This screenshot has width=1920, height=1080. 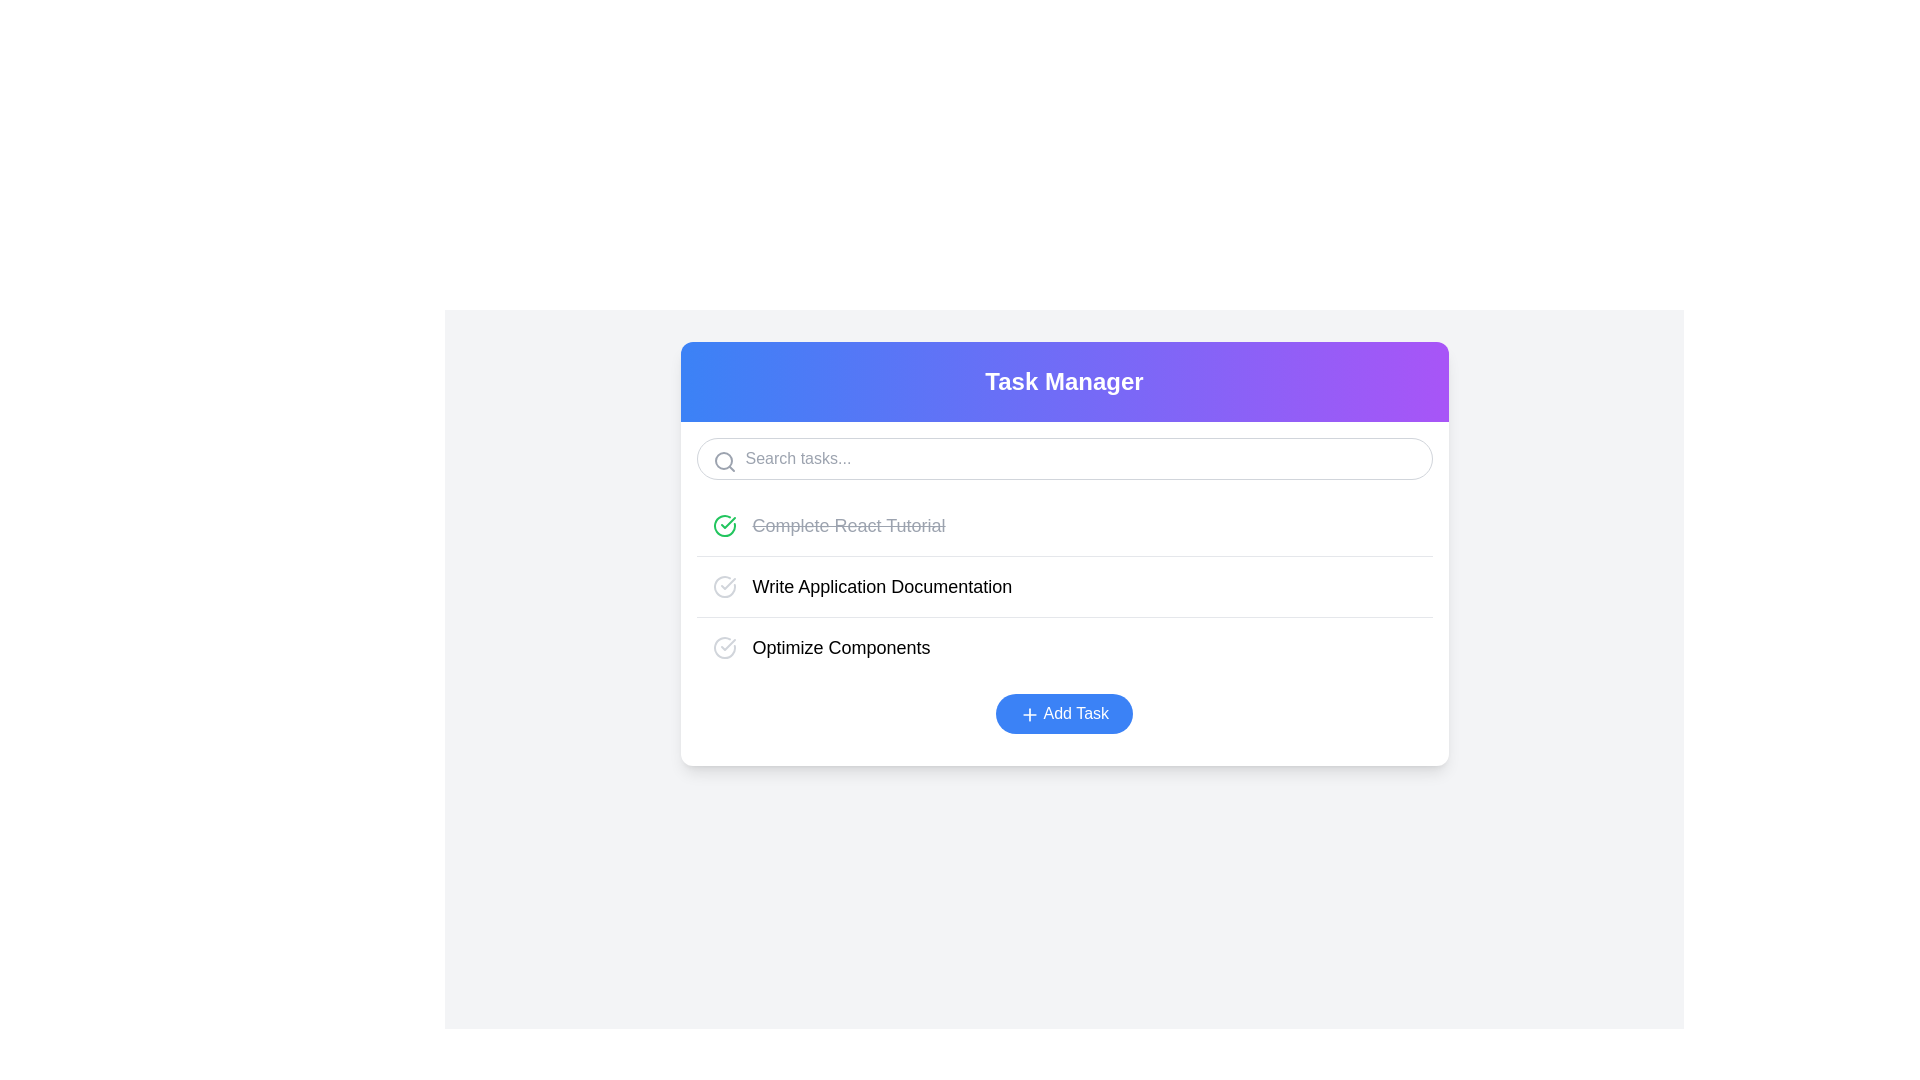 I want to click on the circular icon featuring a check mark, located to the left of the text 'Write Application Documentation', so click(x=723, y=585).